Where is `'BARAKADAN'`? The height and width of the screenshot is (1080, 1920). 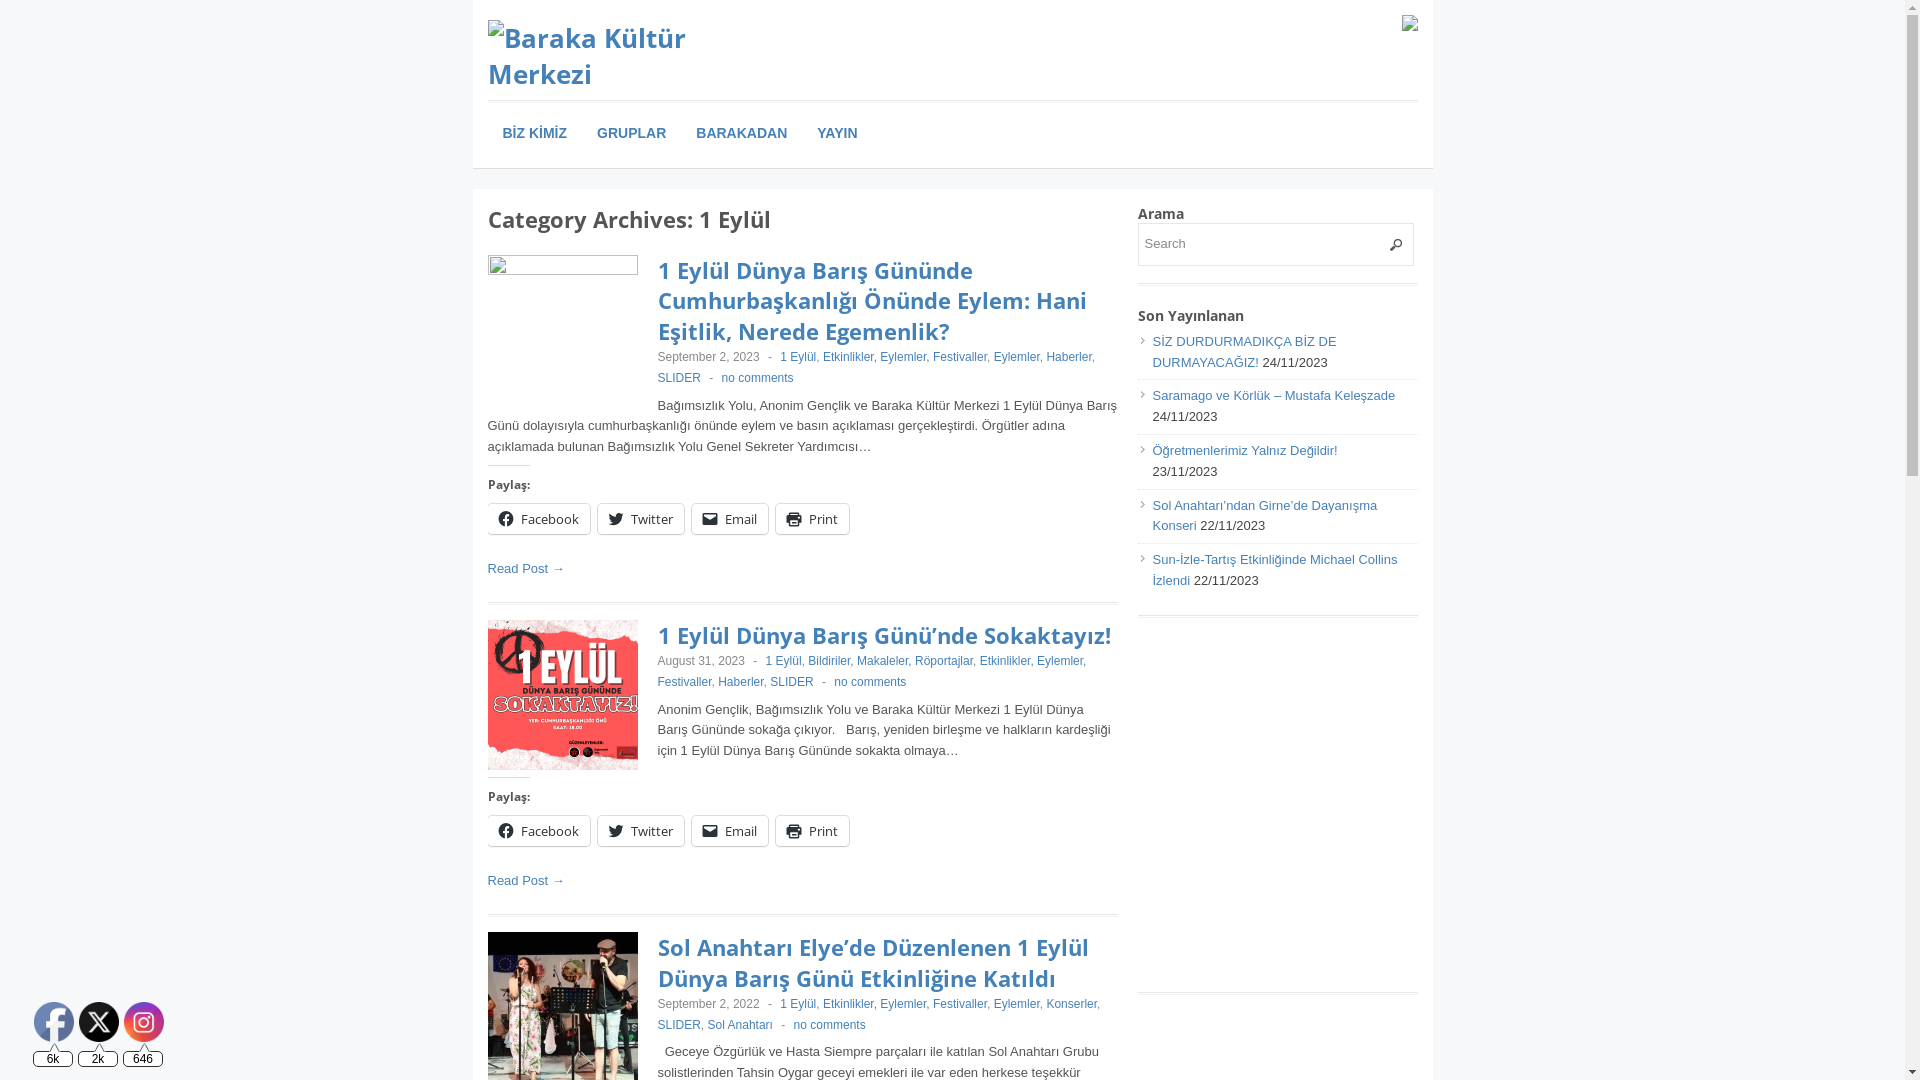
'BARAKADAN' is located at coordinates (740, 132).